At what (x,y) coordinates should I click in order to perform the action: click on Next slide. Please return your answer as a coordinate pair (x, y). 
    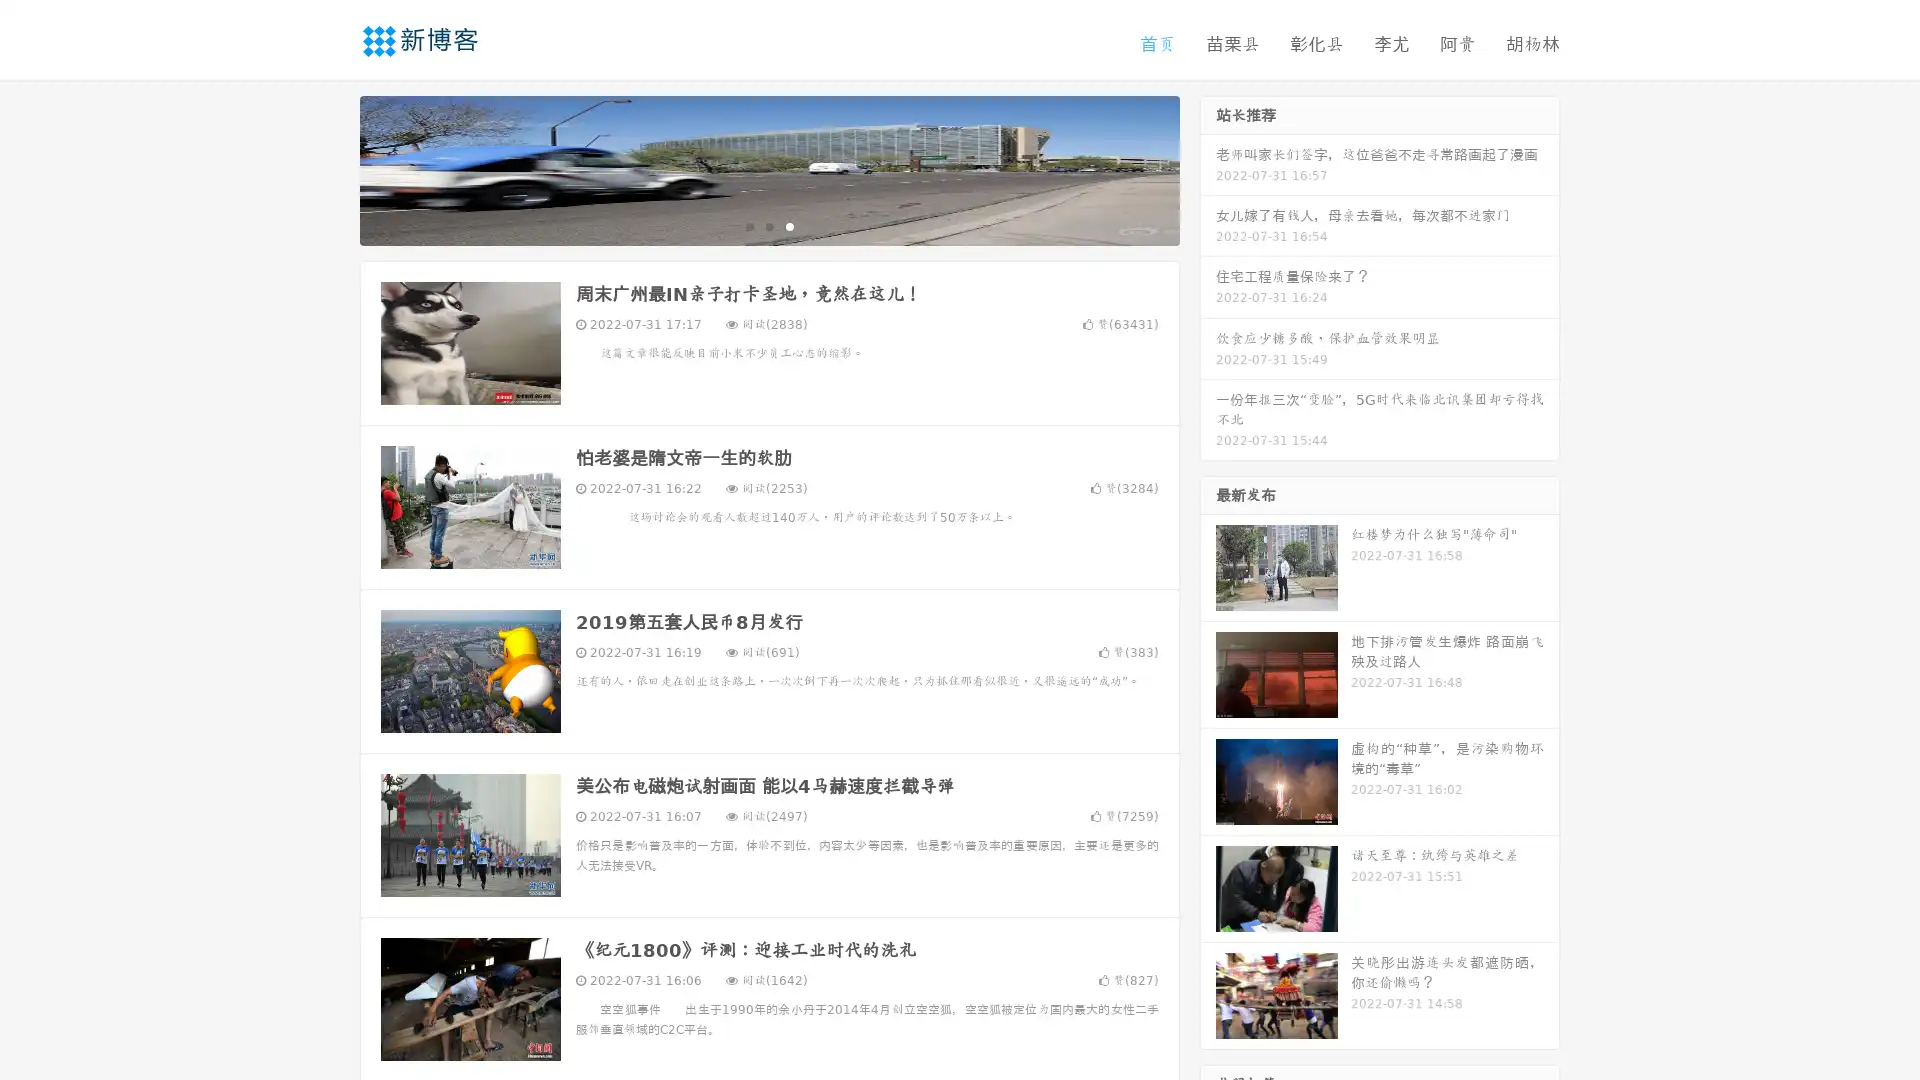
    Looking at the image, I should click on (1208, 168).